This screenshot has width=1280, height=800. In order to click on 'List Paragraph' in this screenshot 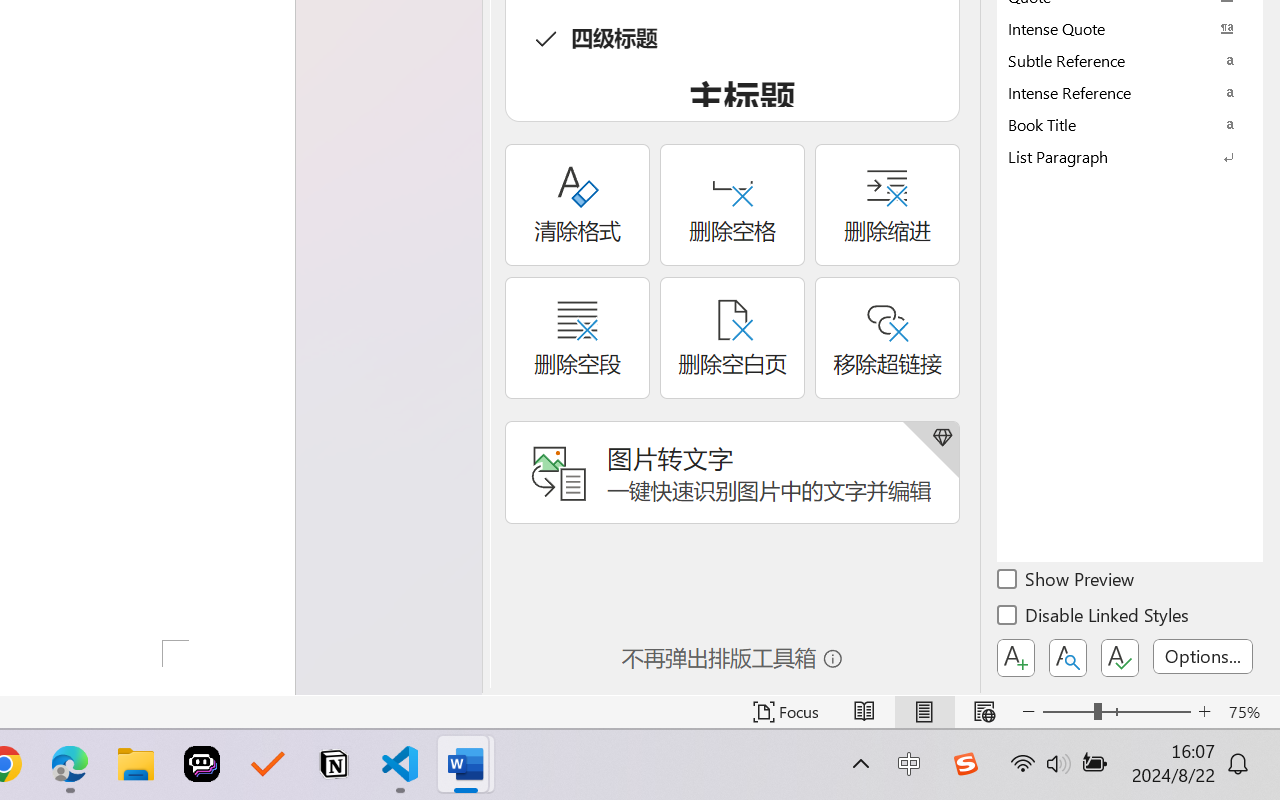, I will do `click(1130, 156)`.